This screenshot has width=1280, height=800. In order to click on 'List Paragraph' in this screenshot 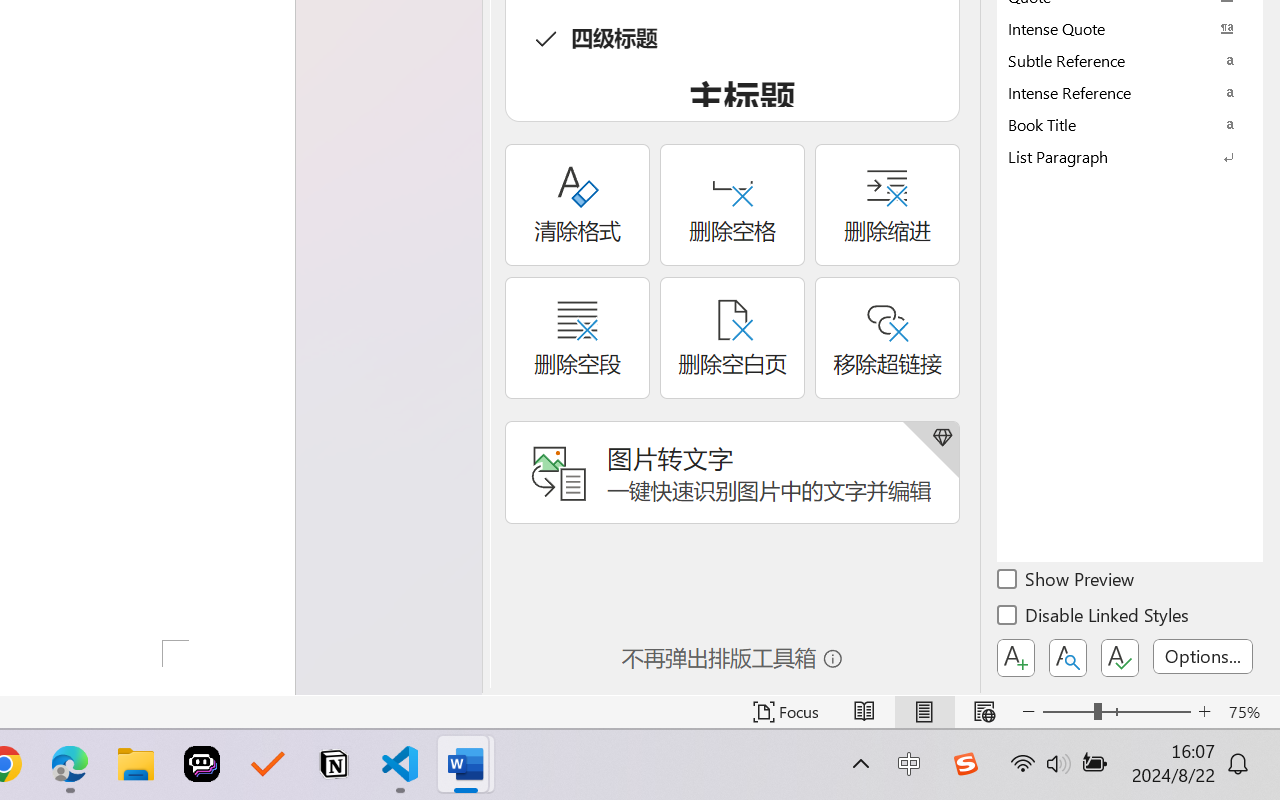, I will do `click(1130, 156)`.